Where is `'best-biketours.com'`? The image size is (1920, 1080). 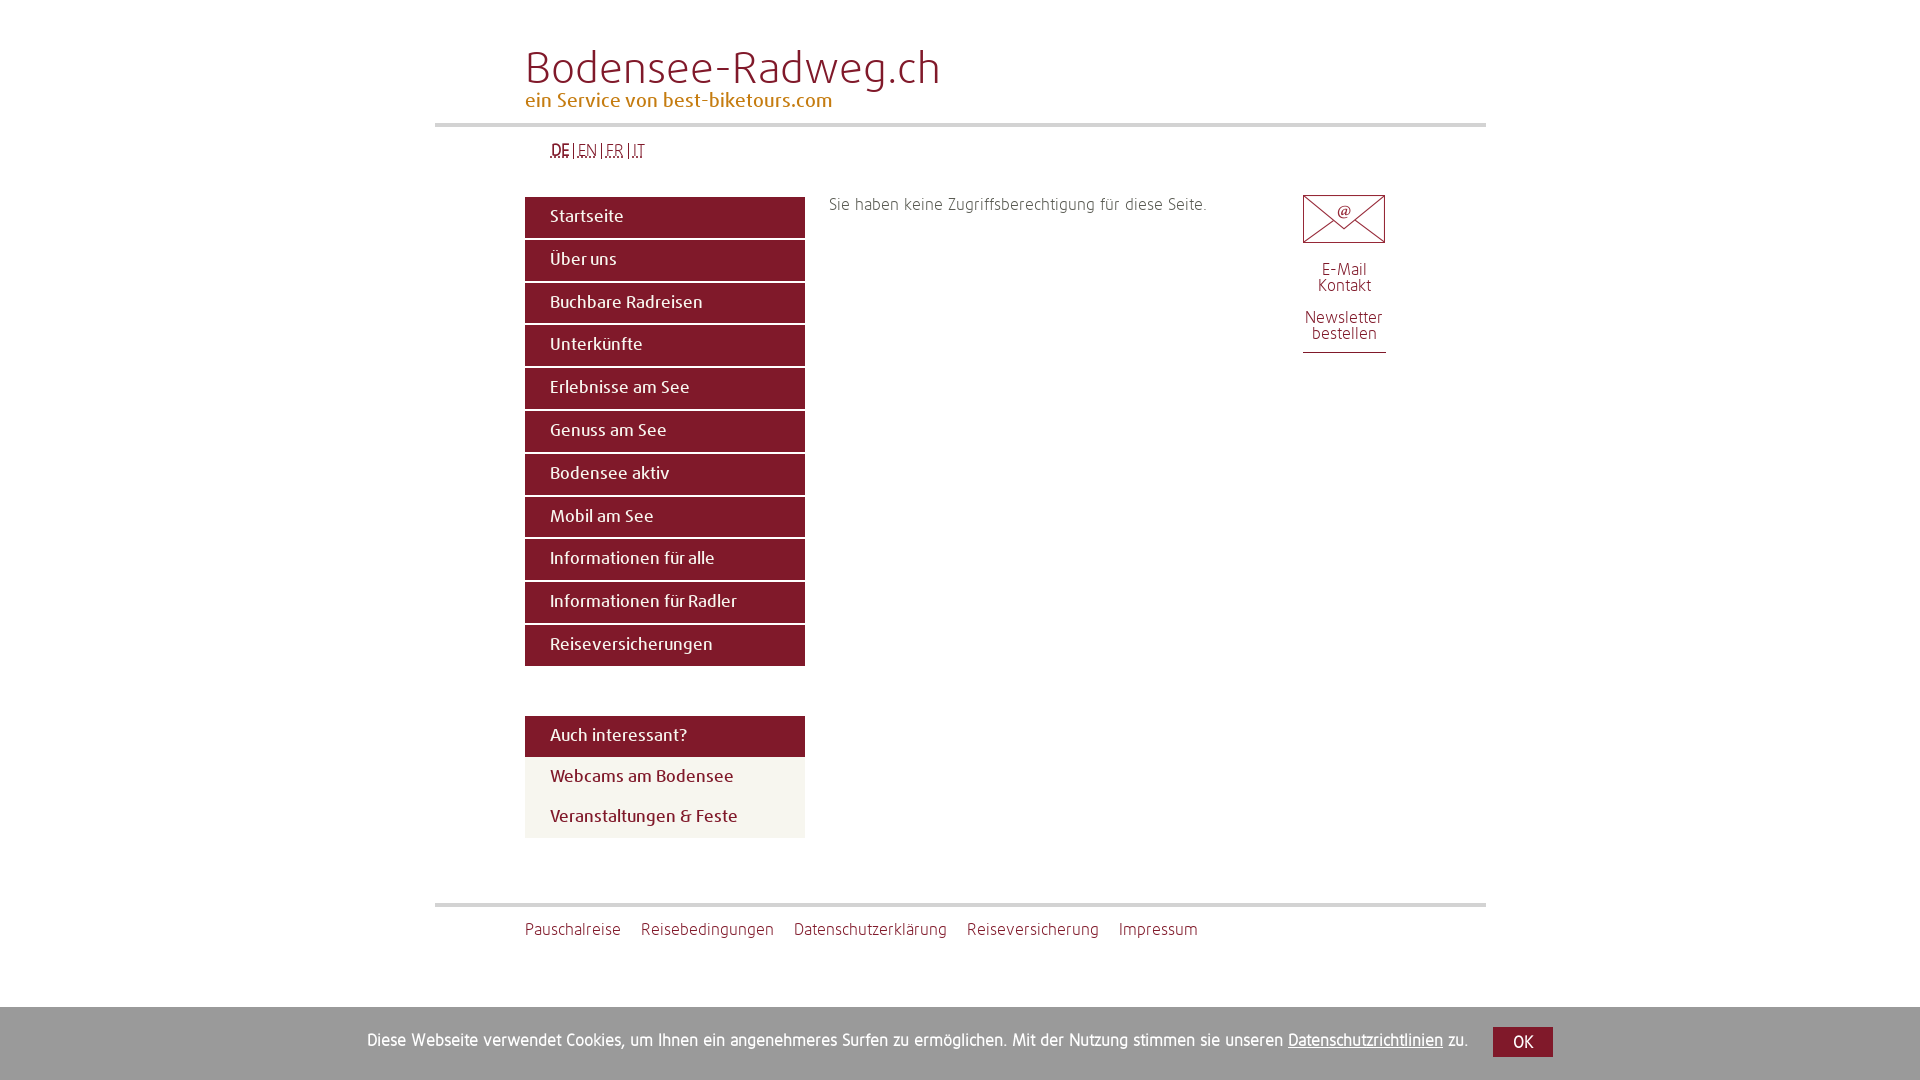
'best-biketours.com' is located at coordinates (745, 101).